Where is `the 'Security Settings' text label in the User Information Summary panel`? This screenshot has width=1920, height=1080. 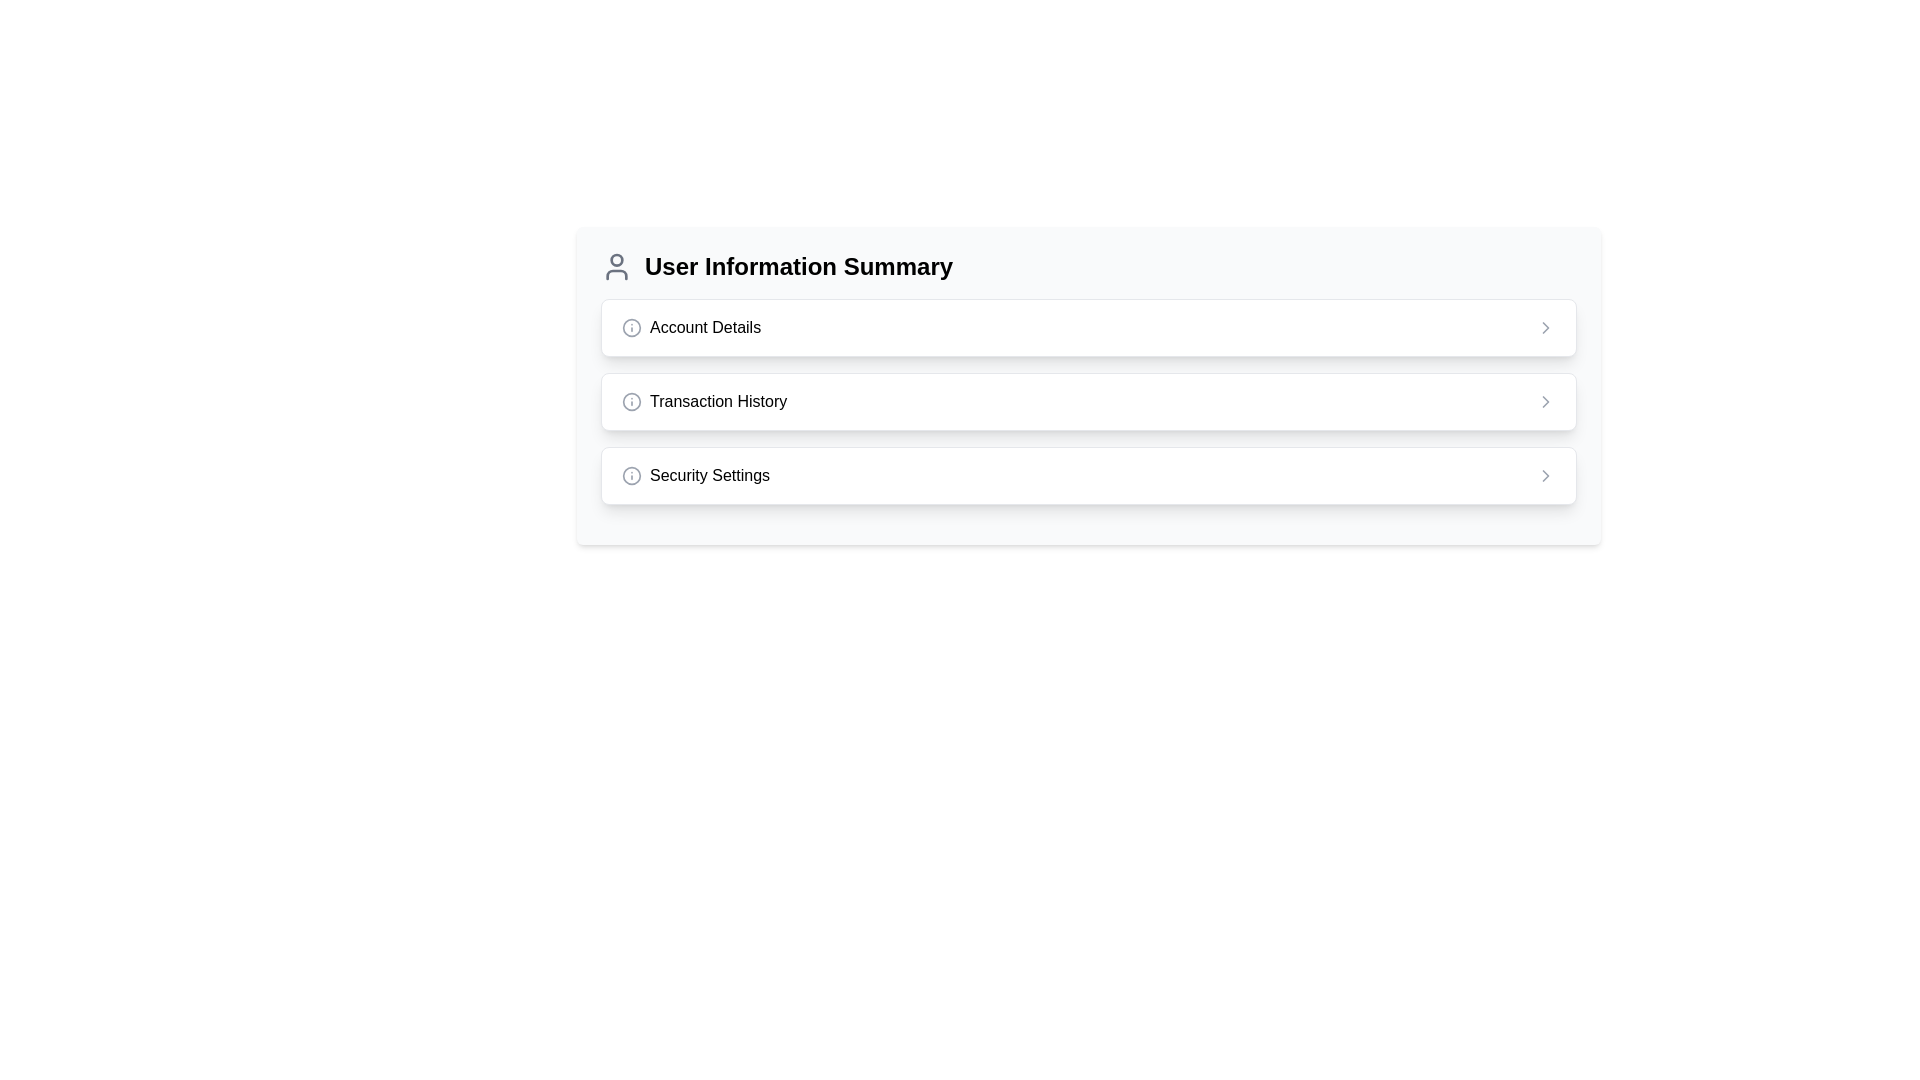
the 'Security Settings' text label in the User Information Summary panel is located at coordinates (696, 475).